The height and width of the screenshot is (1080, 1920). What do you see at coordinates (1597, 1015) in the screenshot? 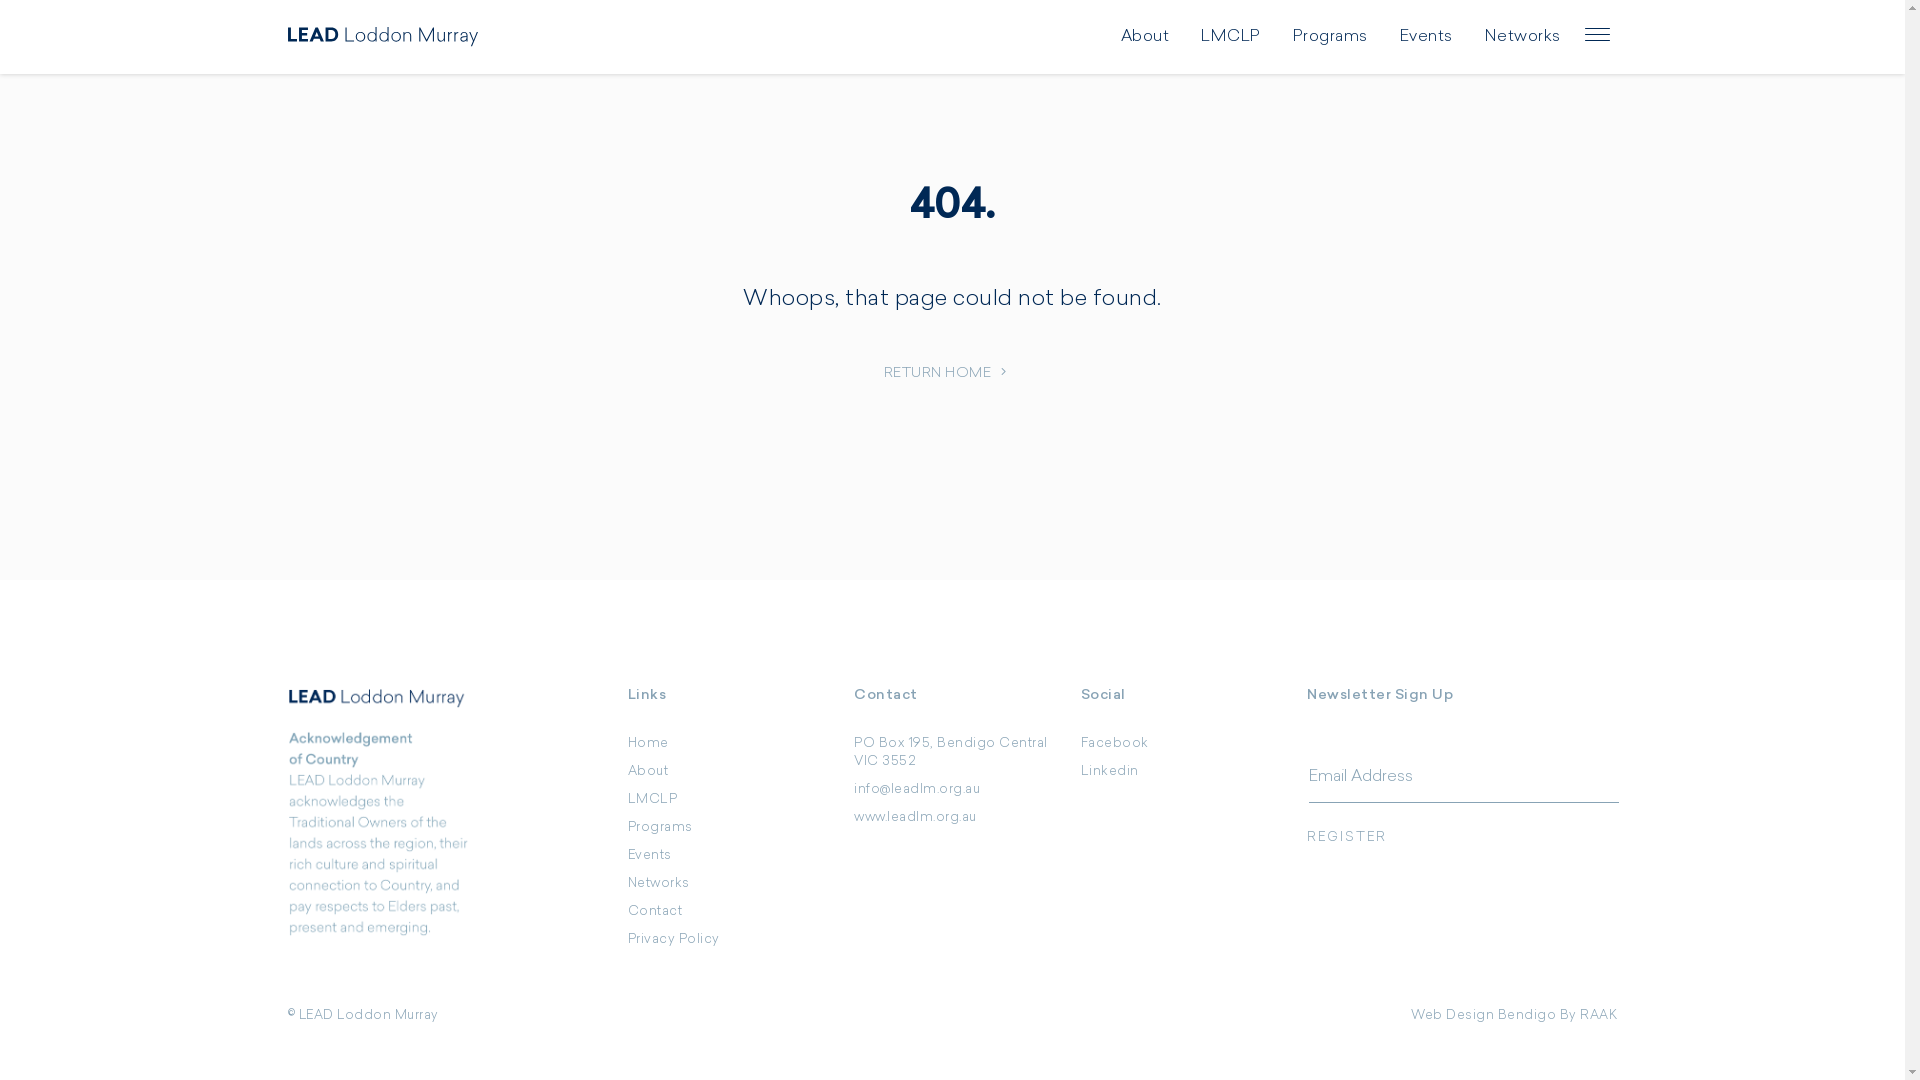
I see `'RAAK'` at bounding box center [1597, 1015].